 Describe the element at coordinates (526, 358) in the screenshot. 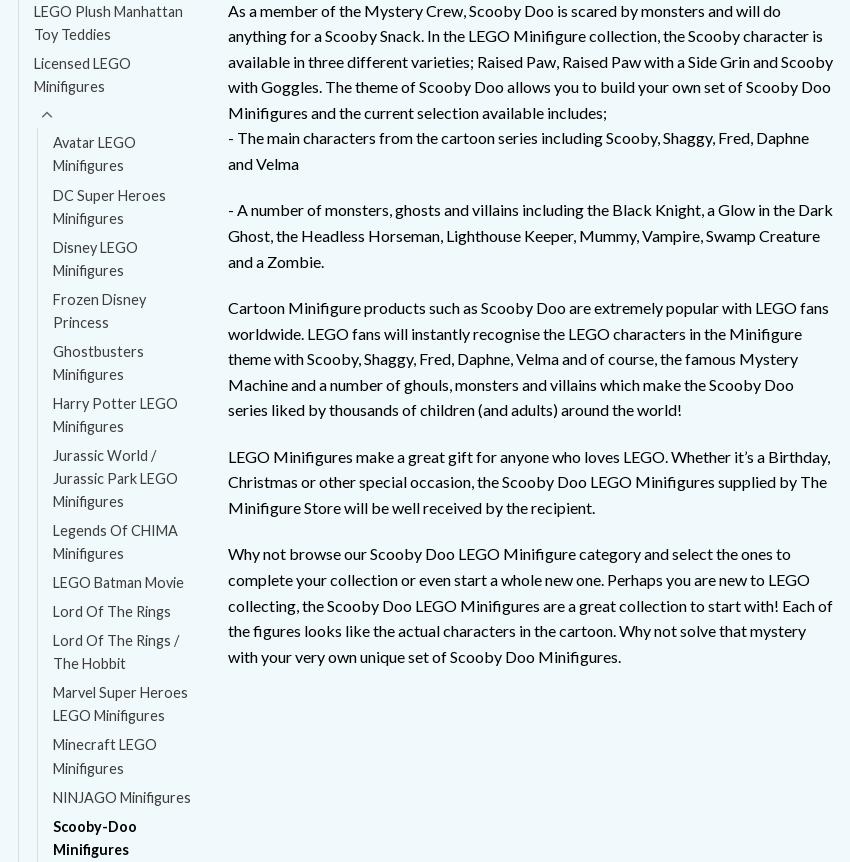

I see `'Cartoon Minifigure products such as Scooby Doo are extremely popular with LEGO fans worldwide. LEGO fans will instantly recognise the LEGO characters in the Minifigure theme with Scooby, Shaggy, Fred, Daphne, Velma and of course, the famous Mystery Machine and a number of ghouls, monsters and villains which make the Scooby Doo series liked by thousands of children (and adults) around the world!'` at that location.